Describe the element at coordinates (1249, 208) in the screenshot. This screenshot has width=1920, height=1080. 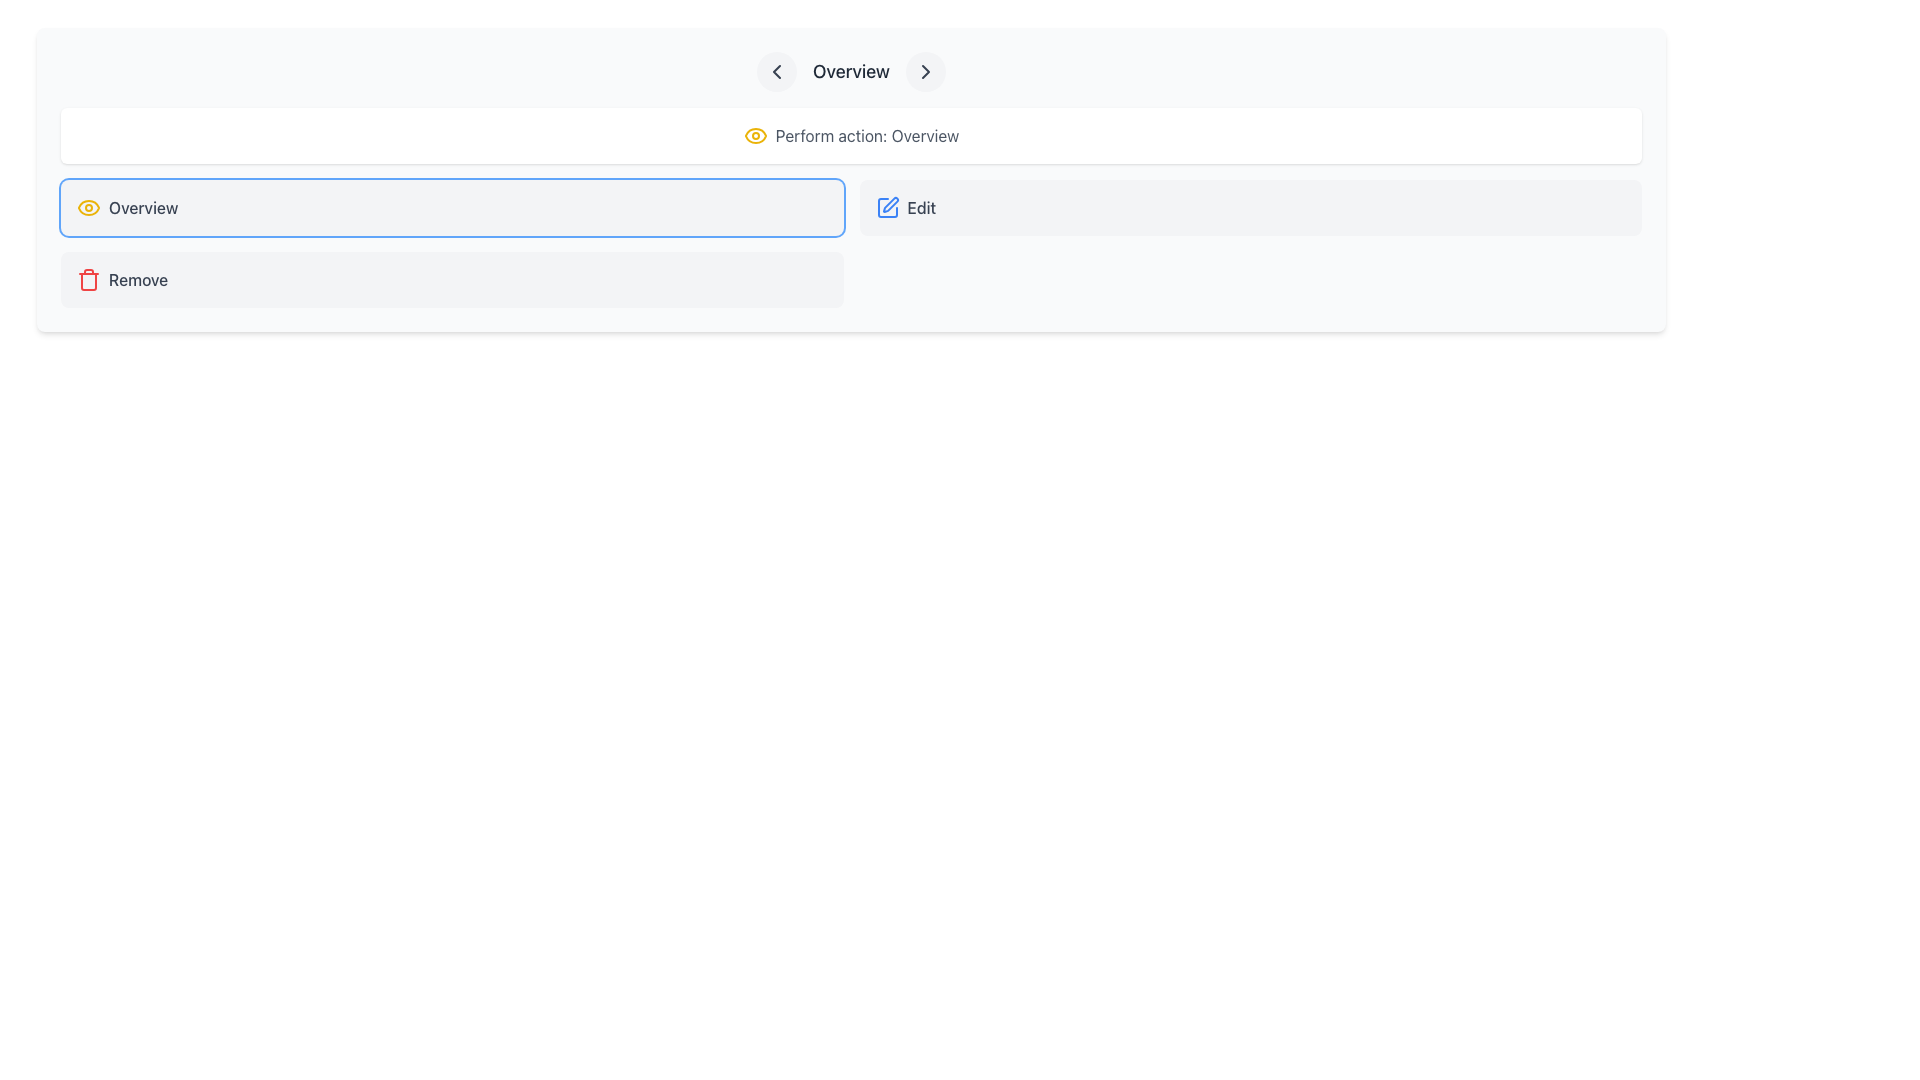
I see `keyboard navigation` at that location.